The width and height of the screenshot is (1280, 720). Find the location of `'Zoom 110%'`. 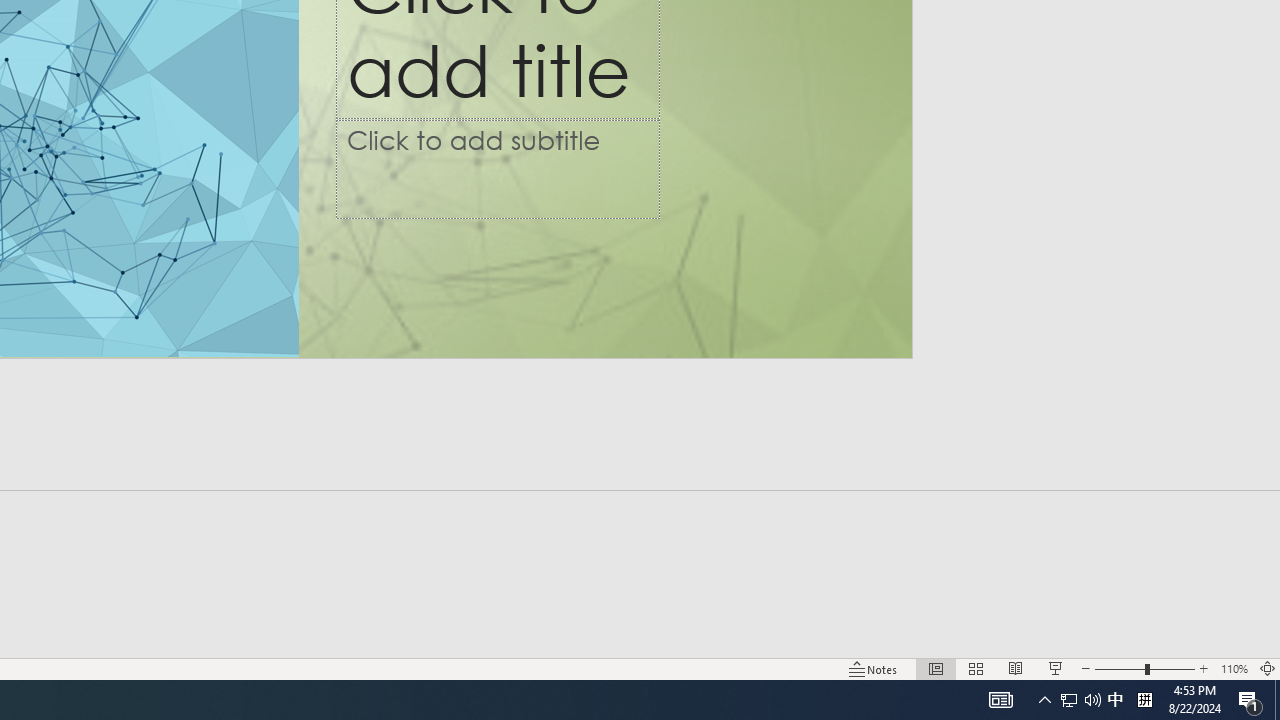

'Zoom 110%' is located at coordinates (1233, 669).